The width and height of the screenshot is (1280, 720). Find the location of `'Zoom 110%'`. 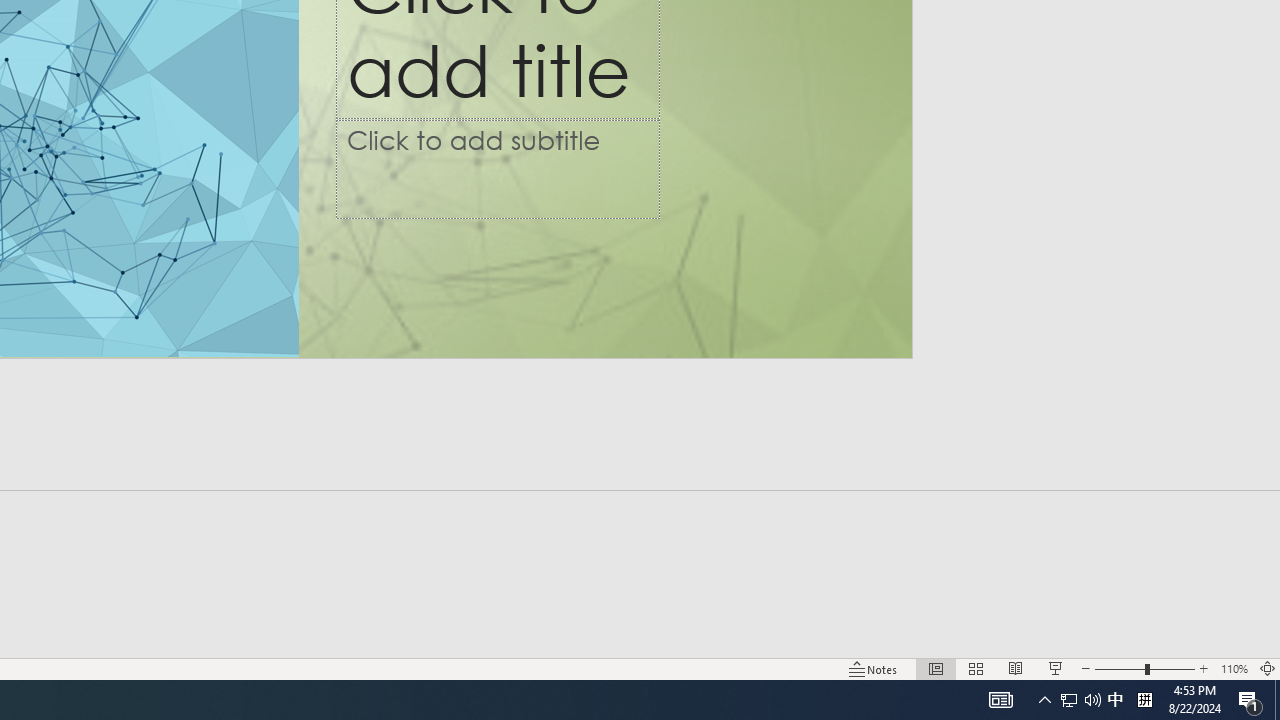

'Zoom 110%' is located at coordinates (1233, 669).